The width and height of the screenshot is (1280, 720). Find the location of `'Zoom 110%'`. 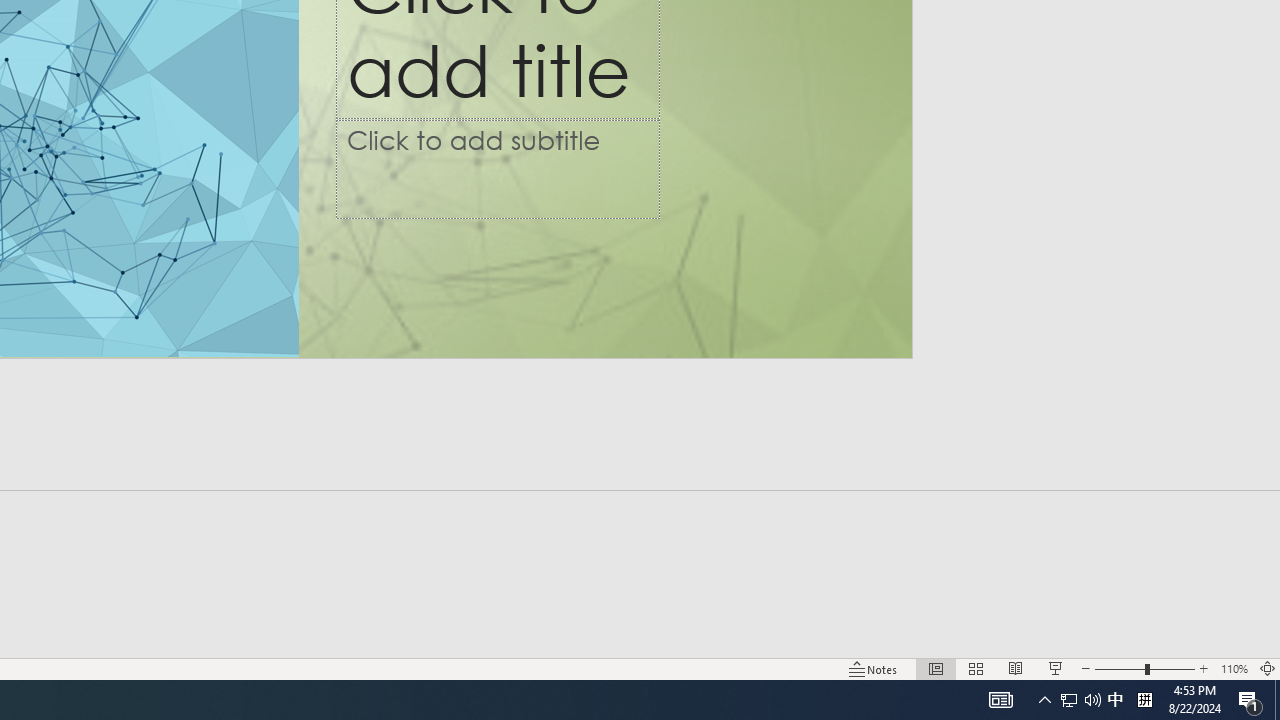

'Zoom 110%' is located at coordinates (1233, 669).